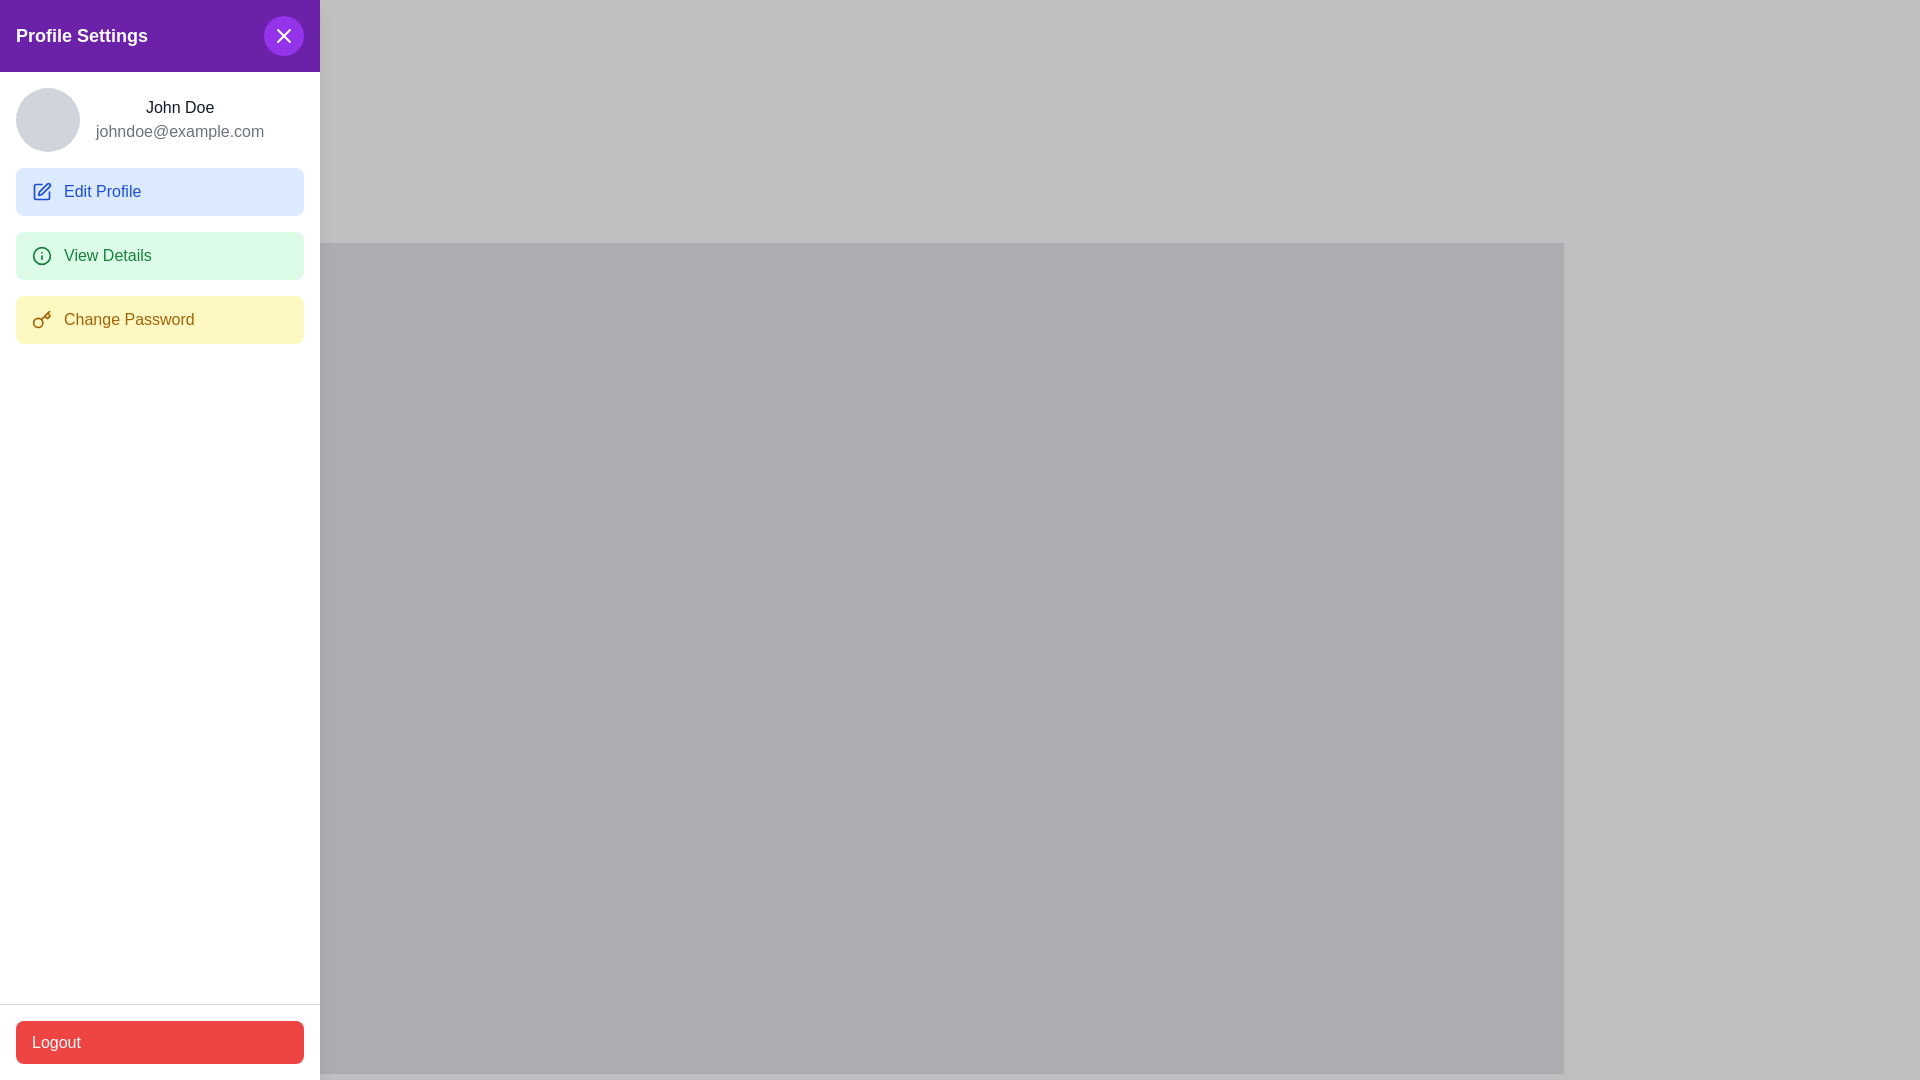  I want to click on the 'Profile Settings' label, which displays white text on a purple background and is positioned at the top-left corner of the interface, so click(80, 35).